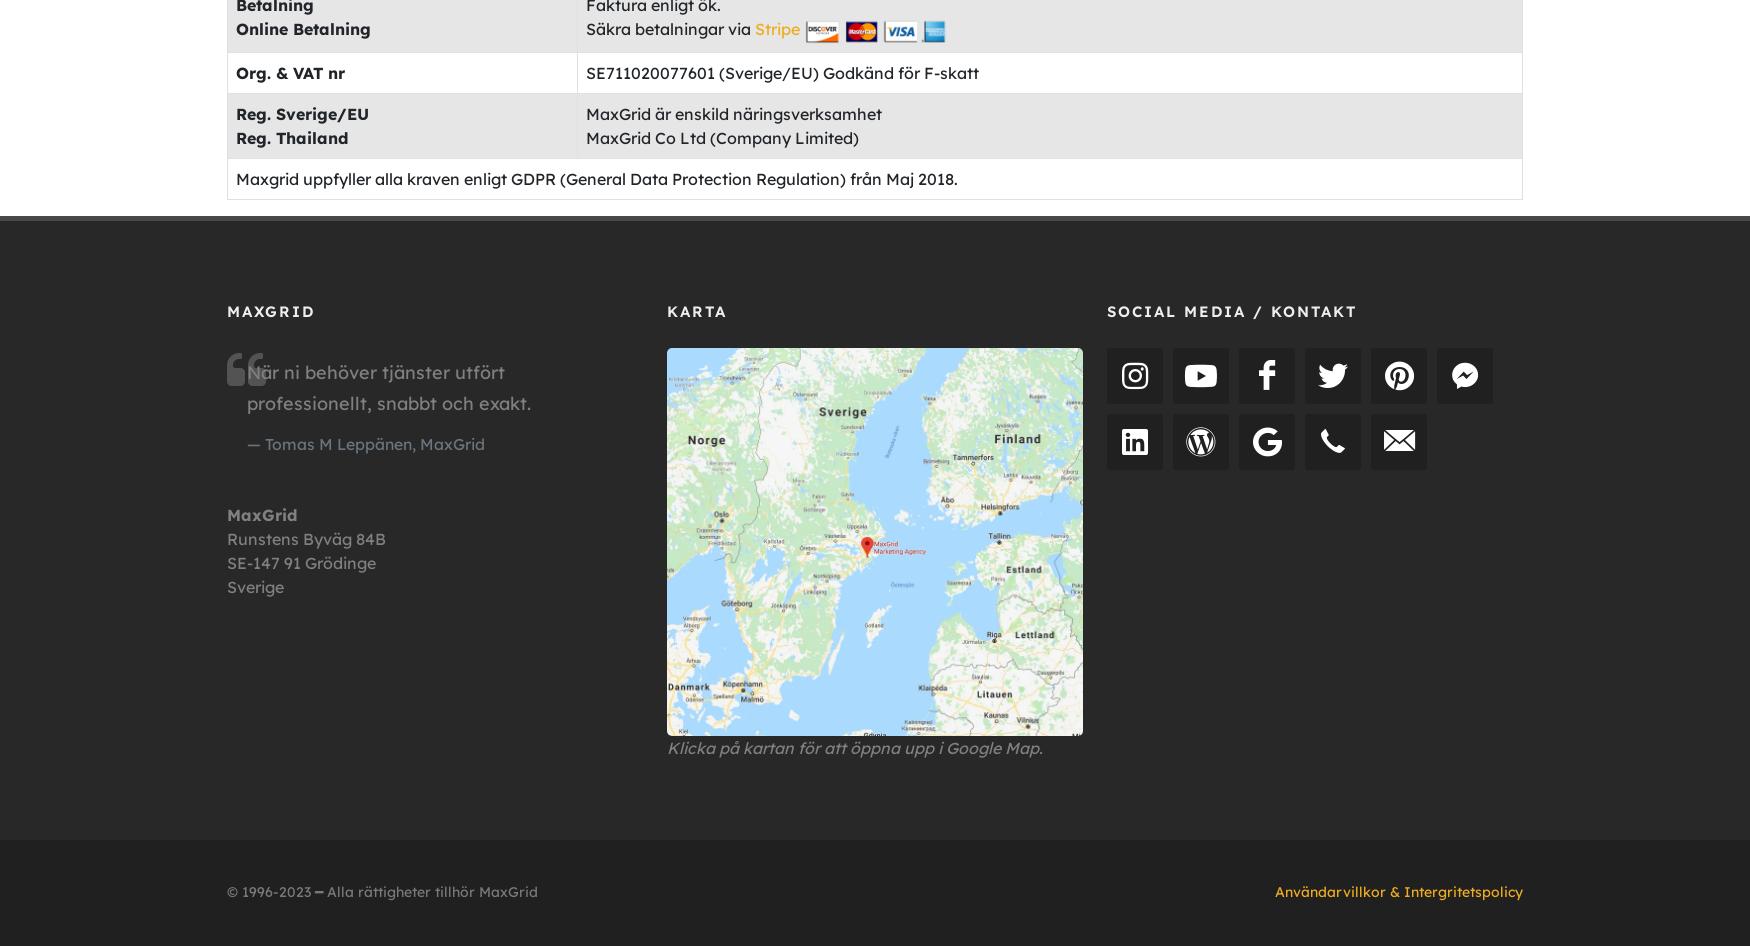 The image size is (1750, 946). What do you see at coordinates (294, 890) in the screenshot?
I see `'2023'` at bounding box center [294, 890].